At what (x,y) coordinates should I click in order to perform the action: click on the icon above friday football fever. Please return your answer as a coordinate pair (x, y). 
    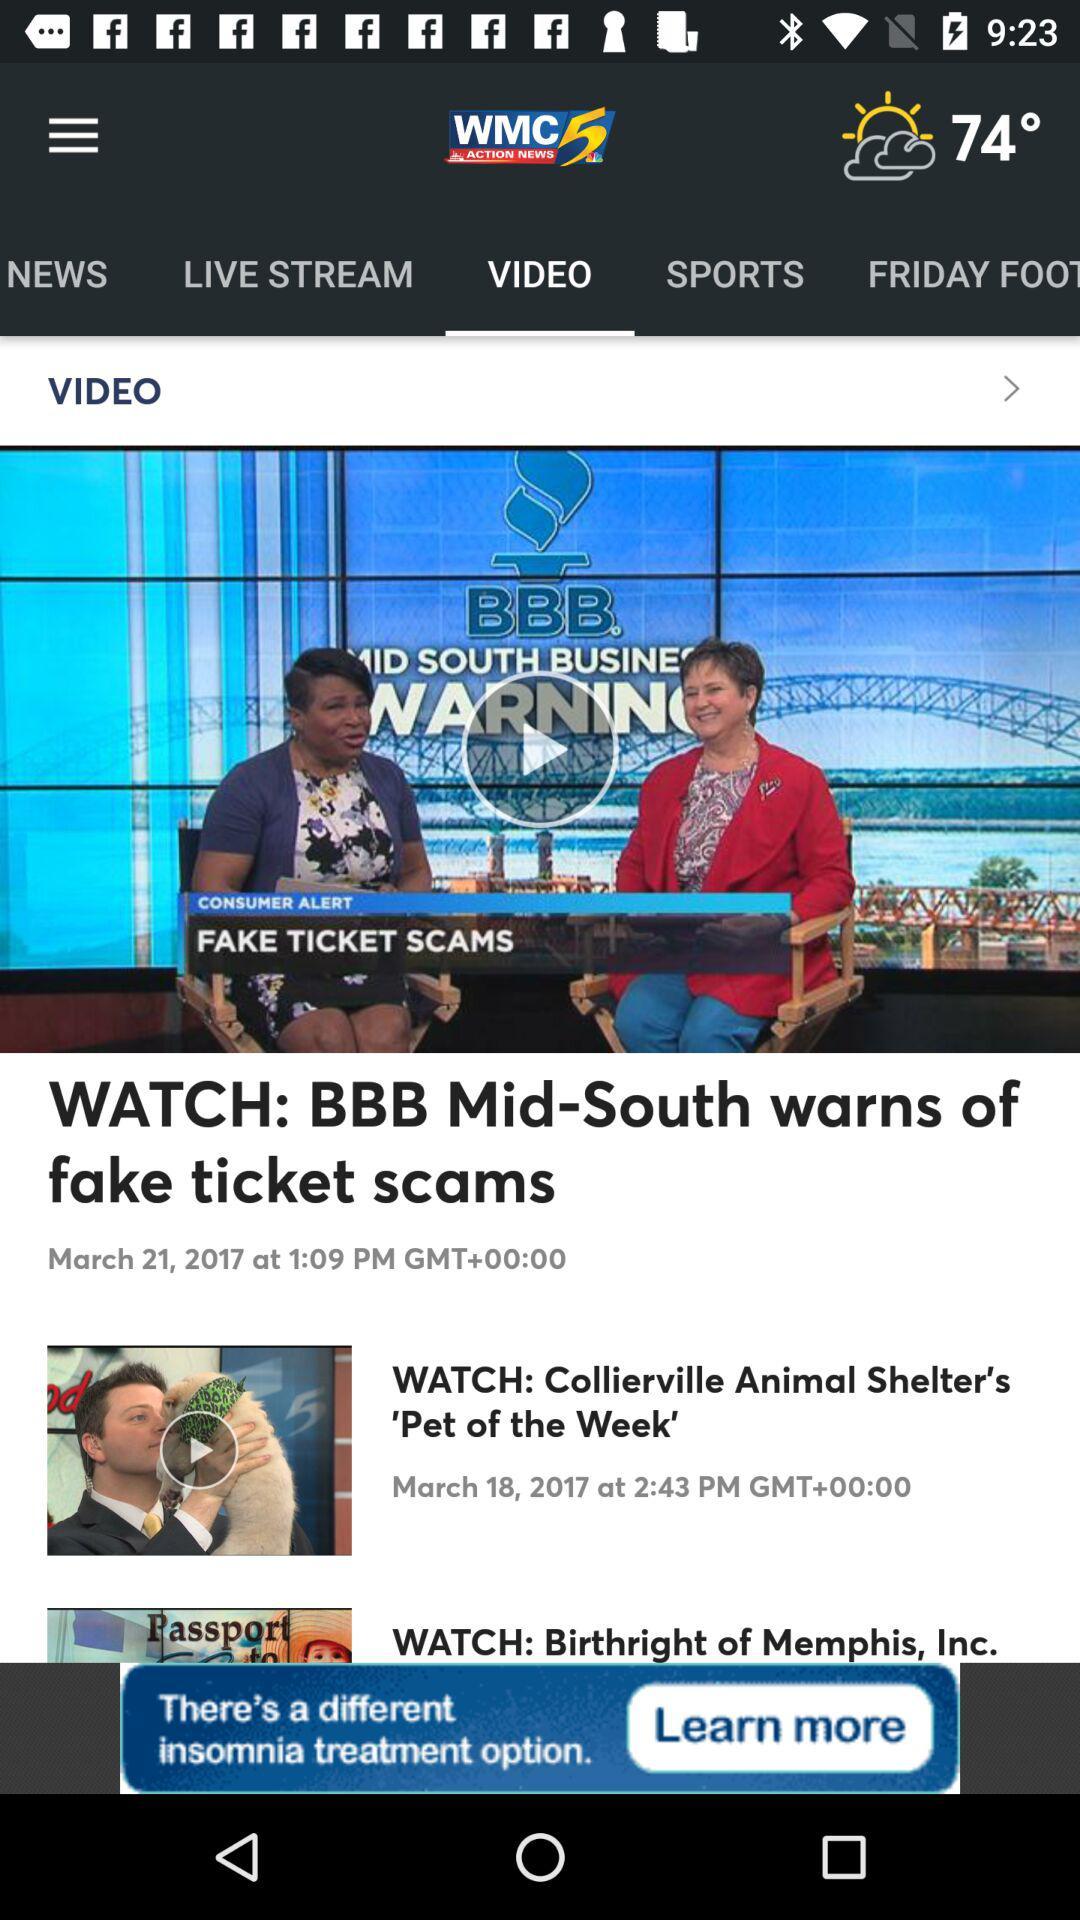
    Looking at the image, I should click on (997, 135).